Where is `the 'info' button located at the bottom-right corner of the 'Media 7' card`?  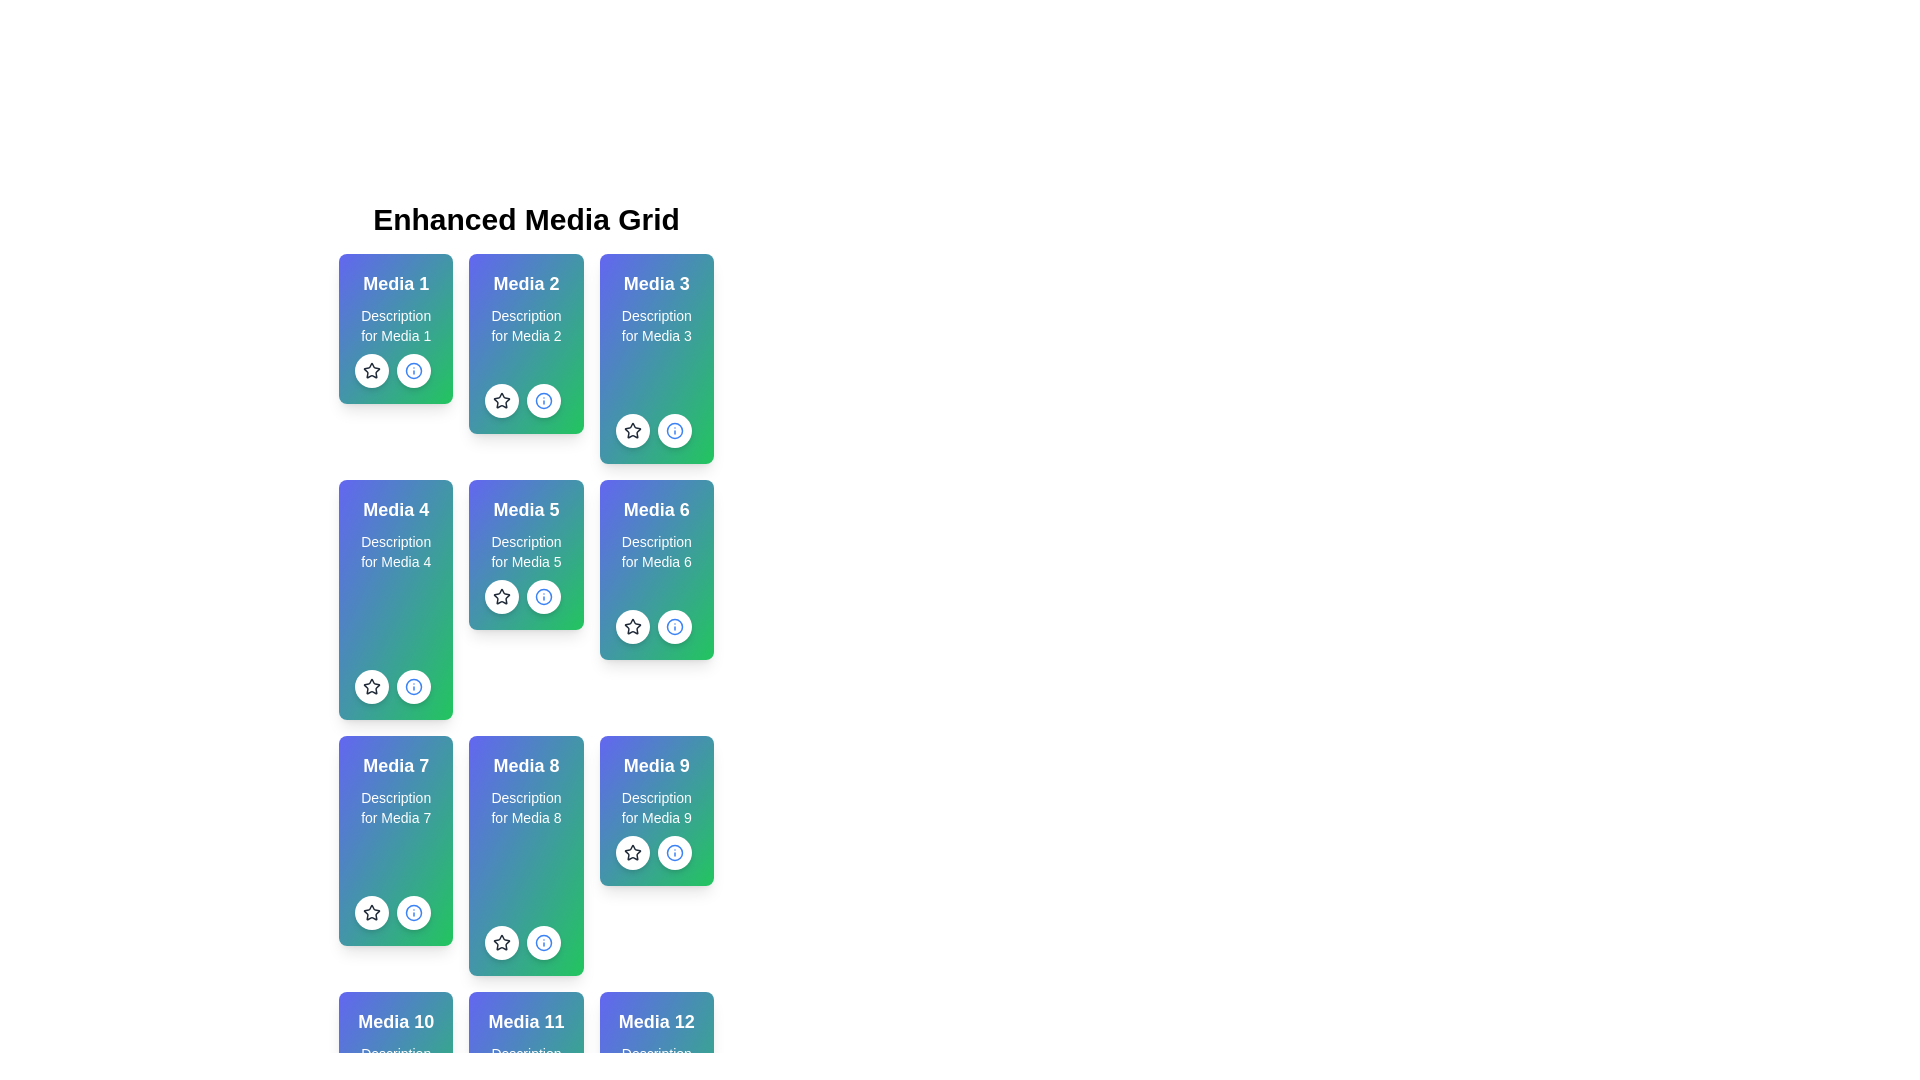 the 'info' button located at the bottom-right corner of the 'Media 7' card is located at coordinates (412, 913).